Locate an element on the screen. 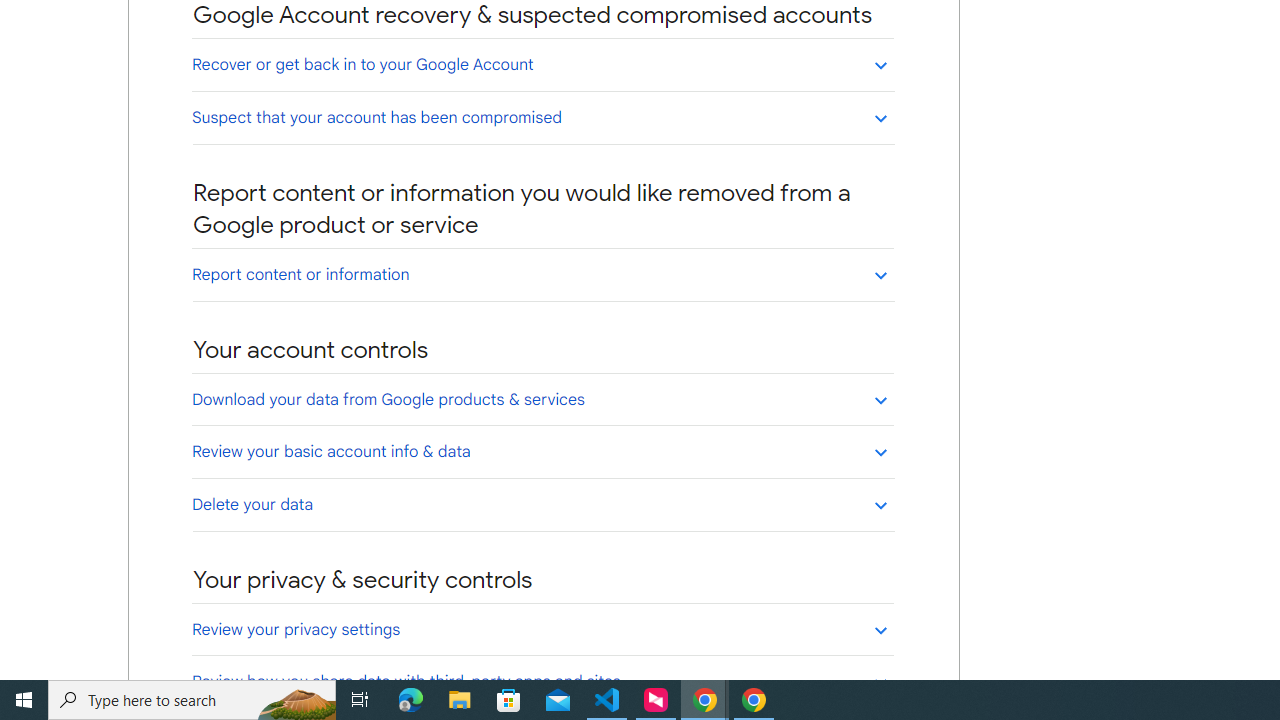  'Review your basic account info & data' is located at coordinates (542, 451).